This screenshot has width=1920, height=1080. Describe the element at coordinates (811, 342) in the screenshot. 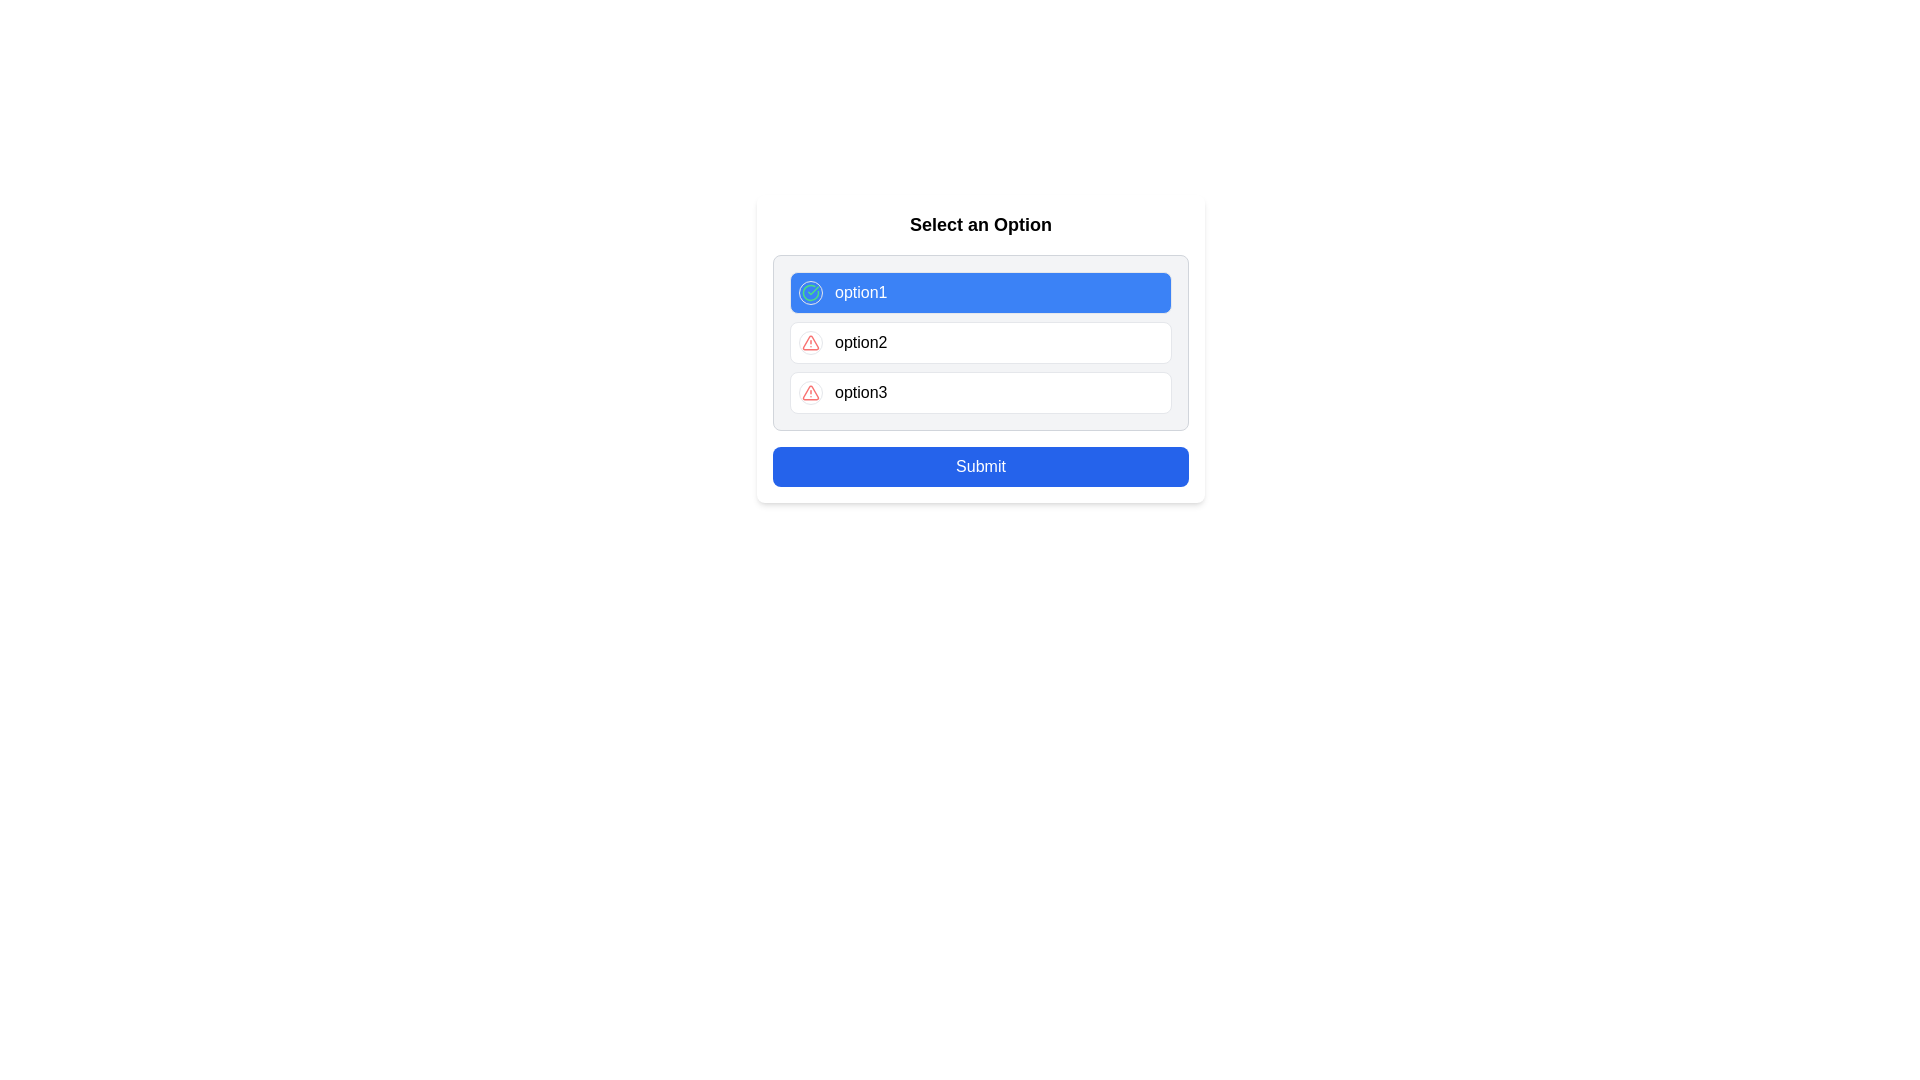

I see `the warning icon located inside the second option box, to the left of the text labeled 'option2'` at that location.